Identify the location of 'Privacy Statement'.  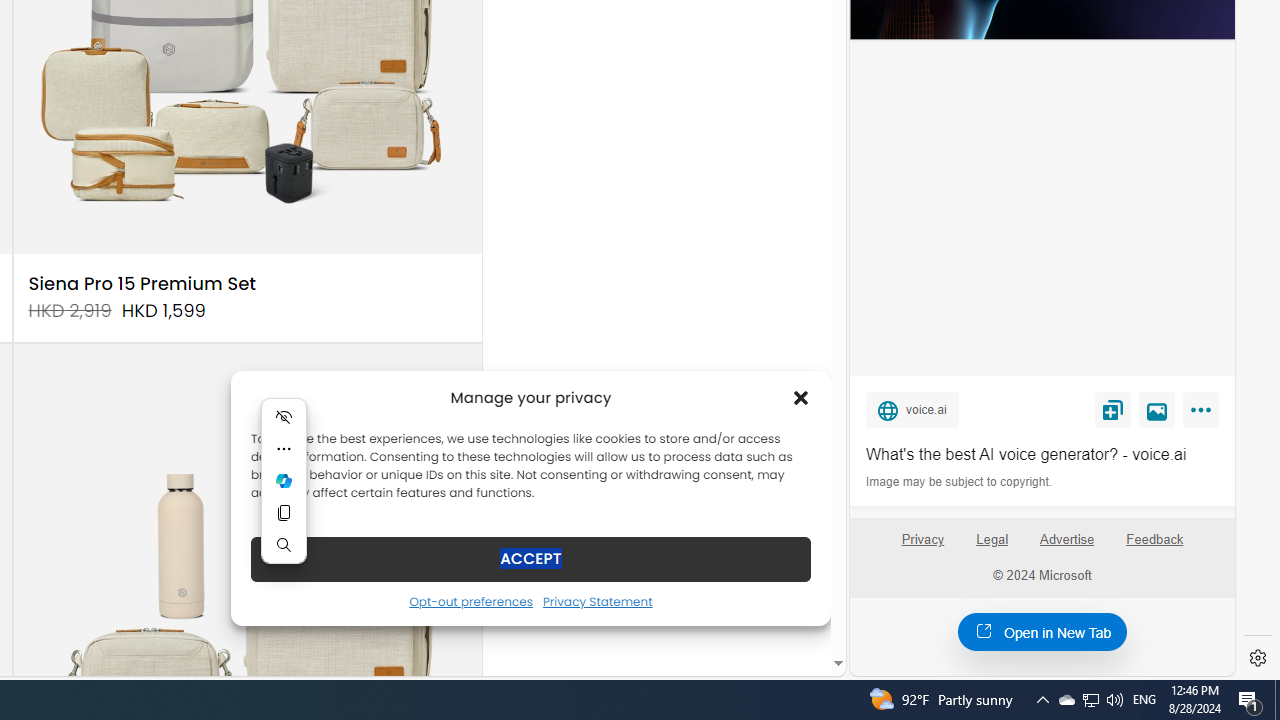
(596, 600).